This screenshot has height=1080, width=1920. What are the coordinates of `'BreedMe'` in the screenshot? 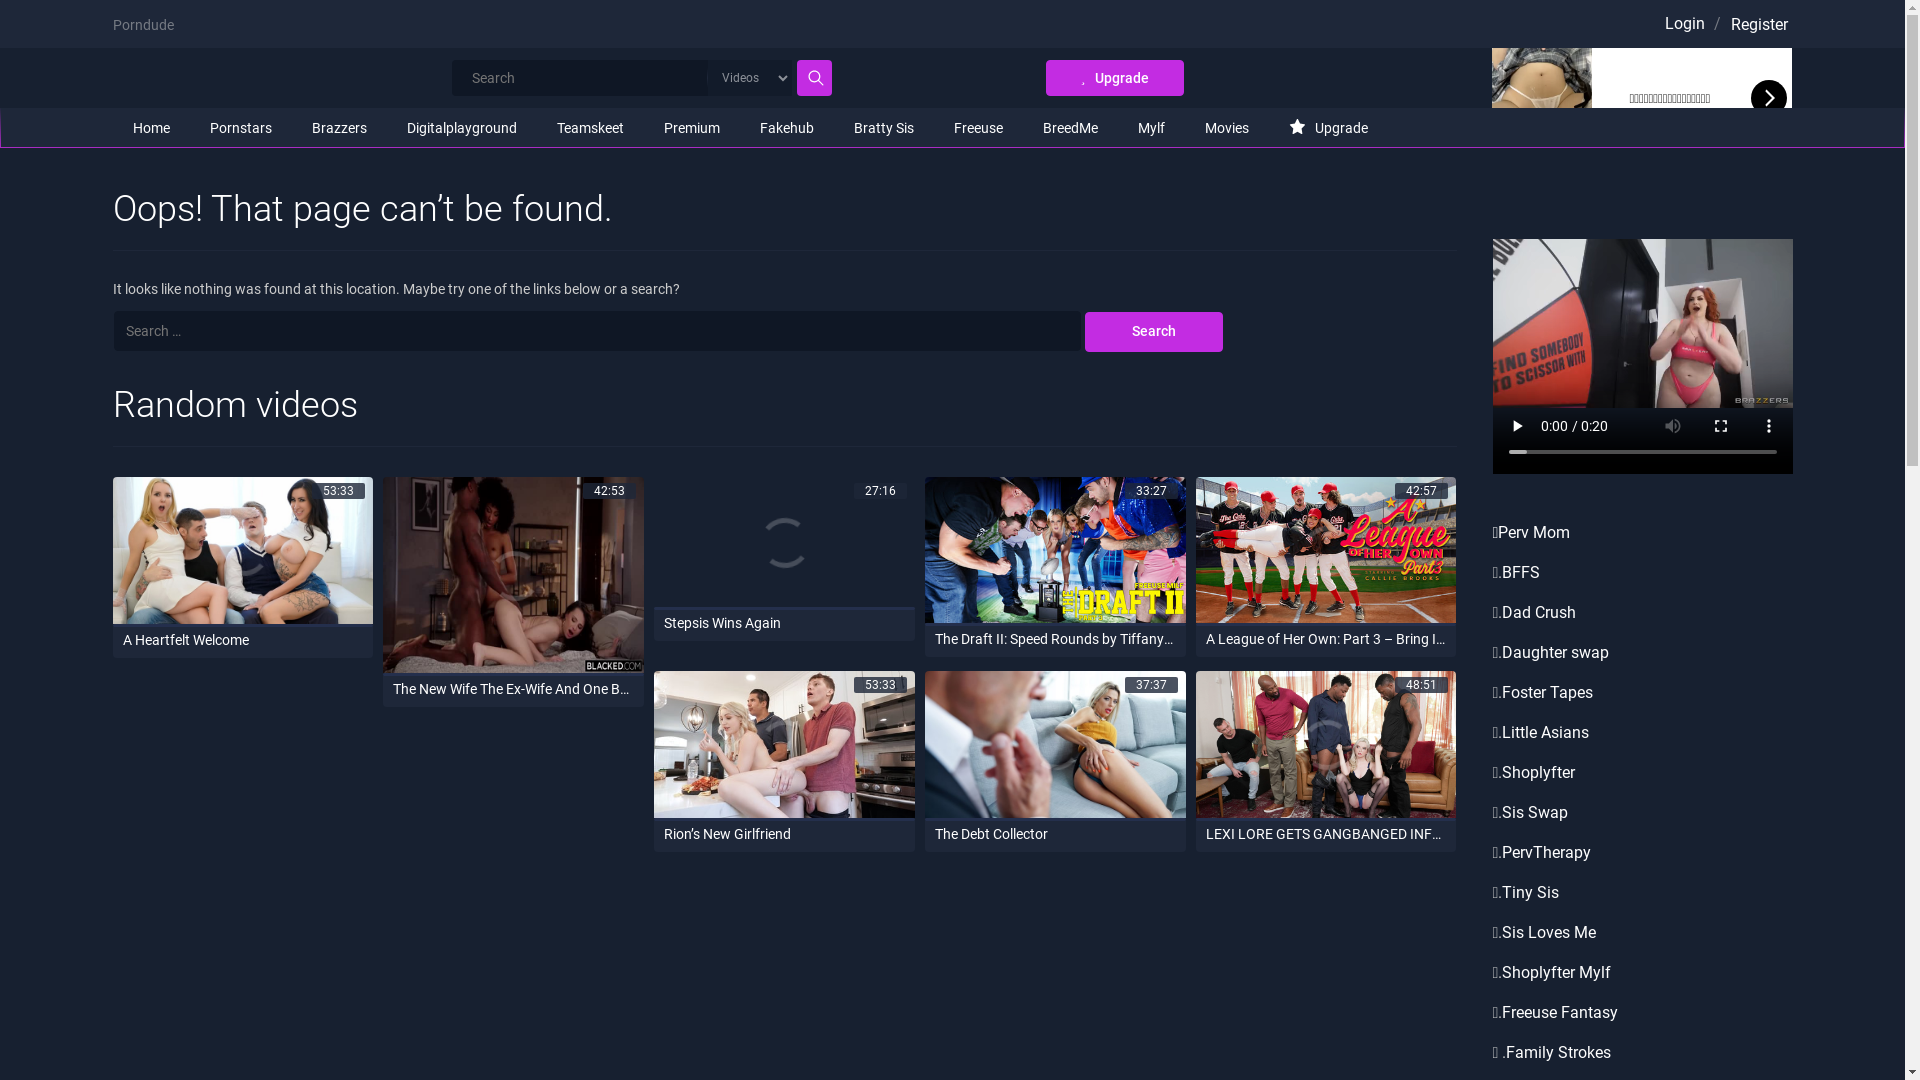 It's located at (1068, 127).